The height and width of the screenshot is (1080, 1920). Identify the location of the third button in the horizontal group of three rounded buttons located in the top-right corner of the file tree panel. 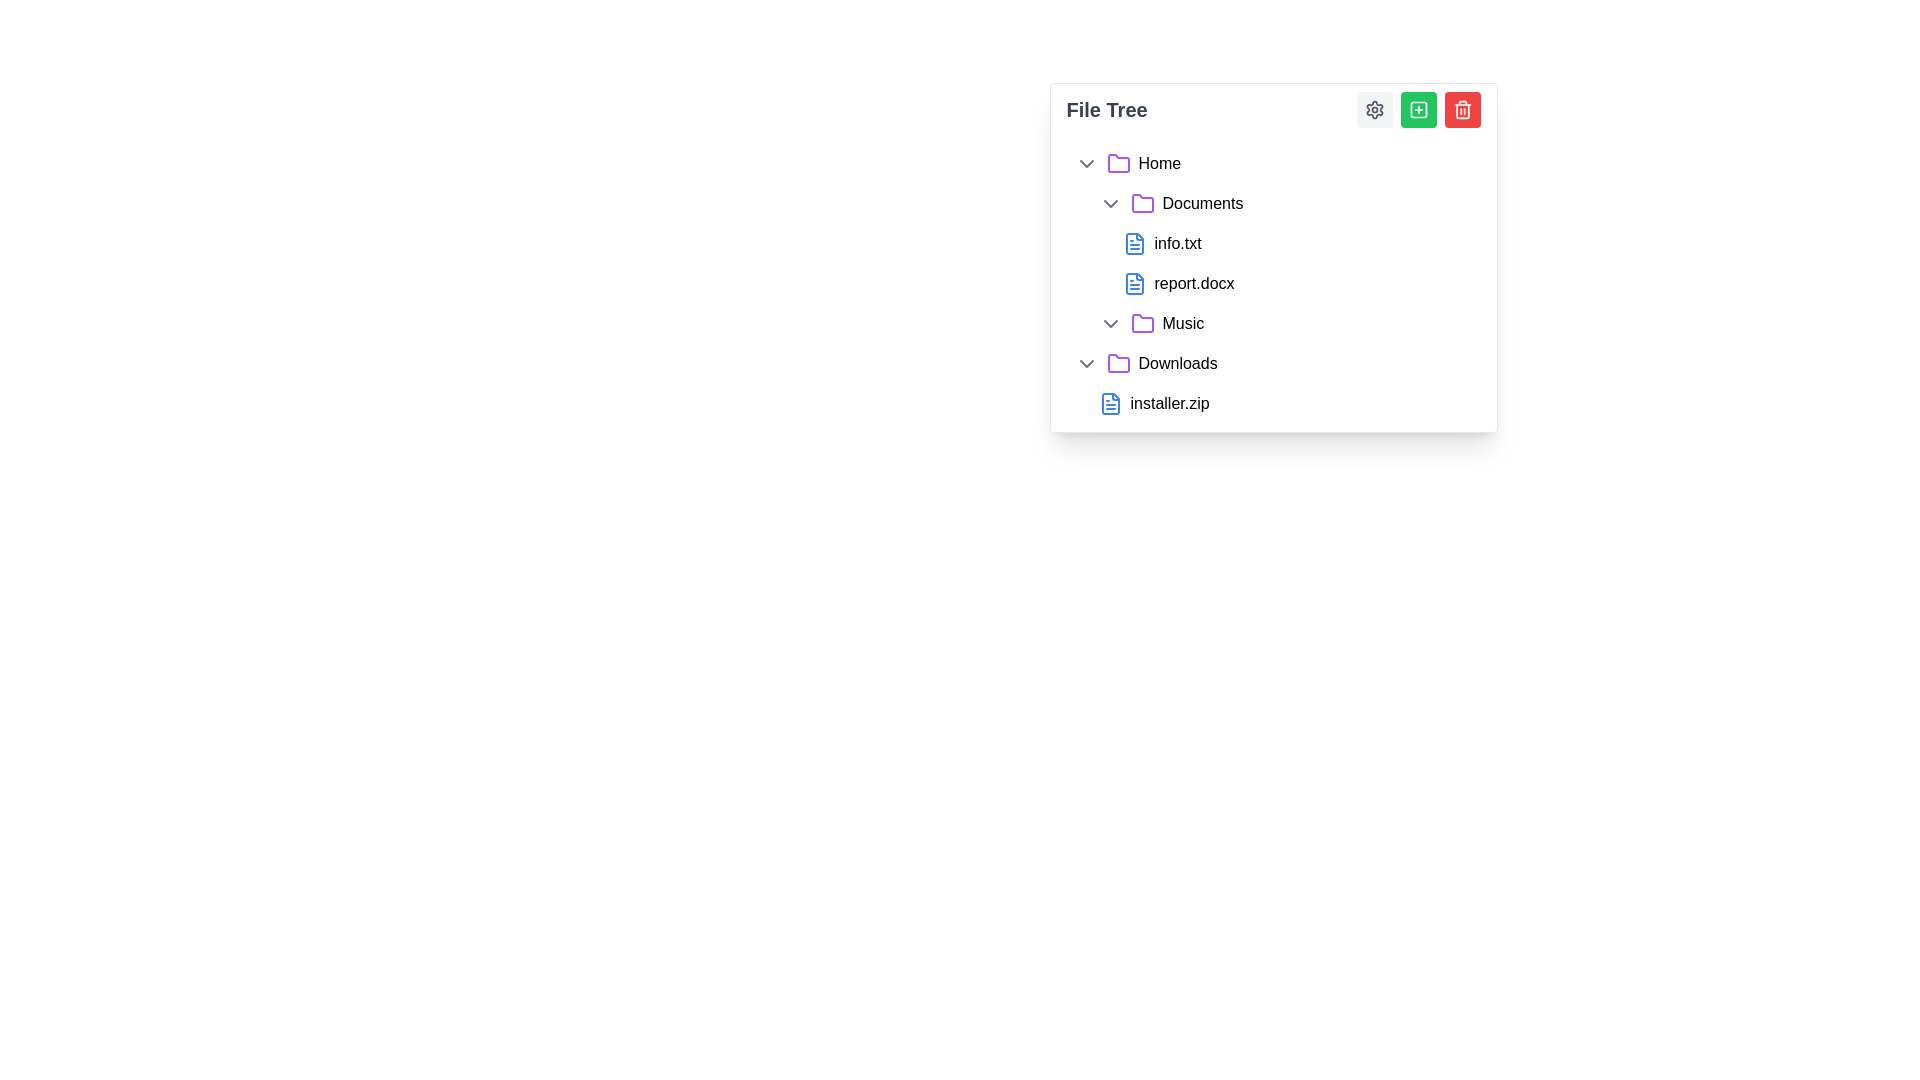
(1462, 110).